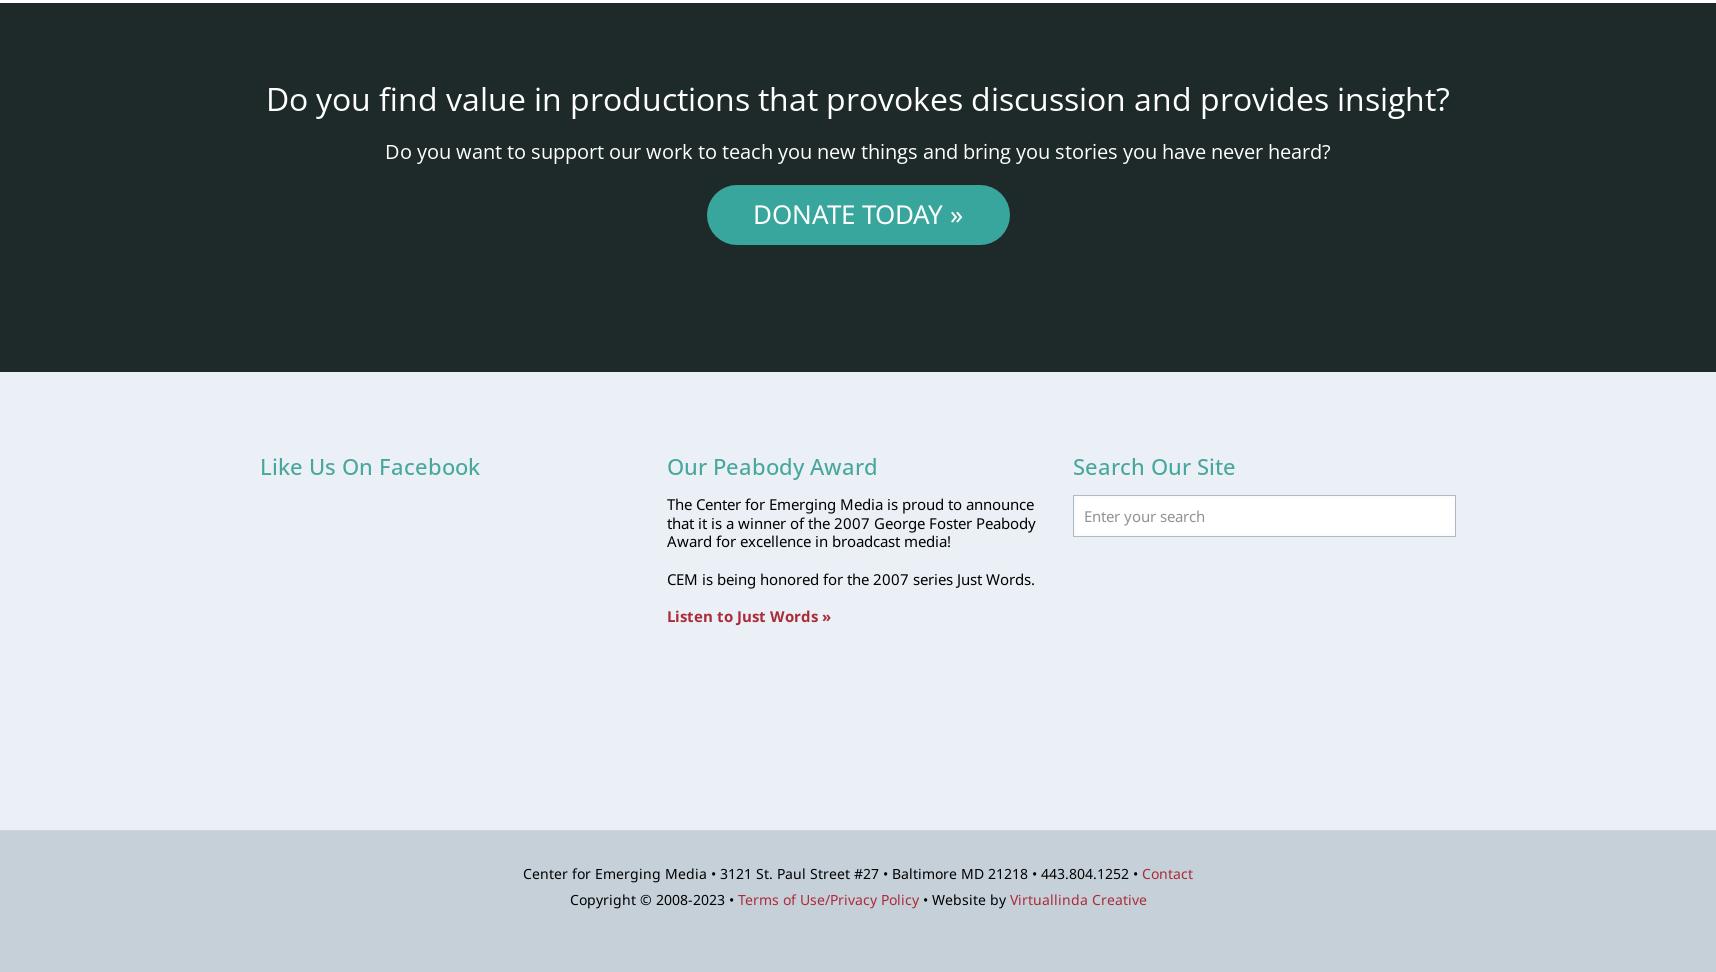 The image size is (1716, 972). Describe the element at coordinates (369, 464) in the screenshot. I see `'Like Us On Facebook'` at that location.